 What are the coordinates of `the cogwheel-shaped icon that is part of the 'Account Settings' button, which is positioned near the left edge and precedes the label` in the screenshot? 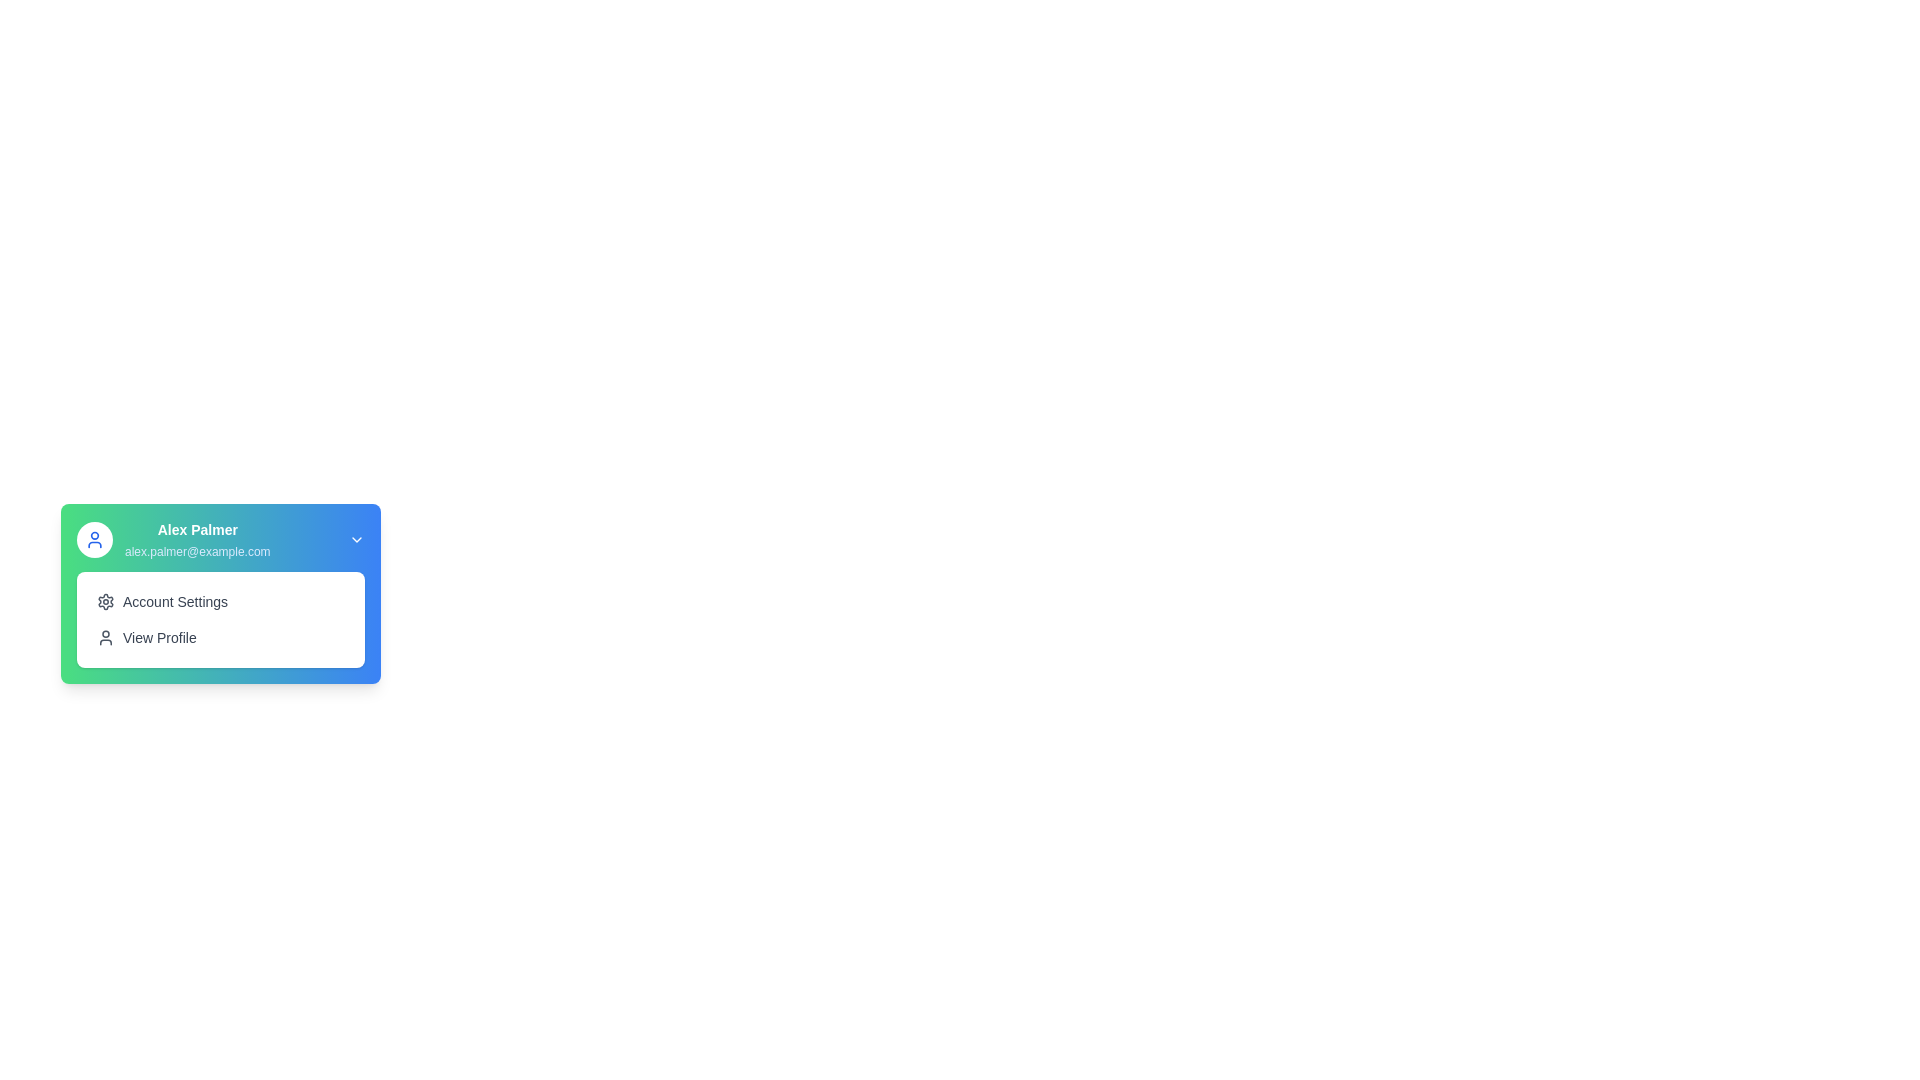 It's located at (104, 600).